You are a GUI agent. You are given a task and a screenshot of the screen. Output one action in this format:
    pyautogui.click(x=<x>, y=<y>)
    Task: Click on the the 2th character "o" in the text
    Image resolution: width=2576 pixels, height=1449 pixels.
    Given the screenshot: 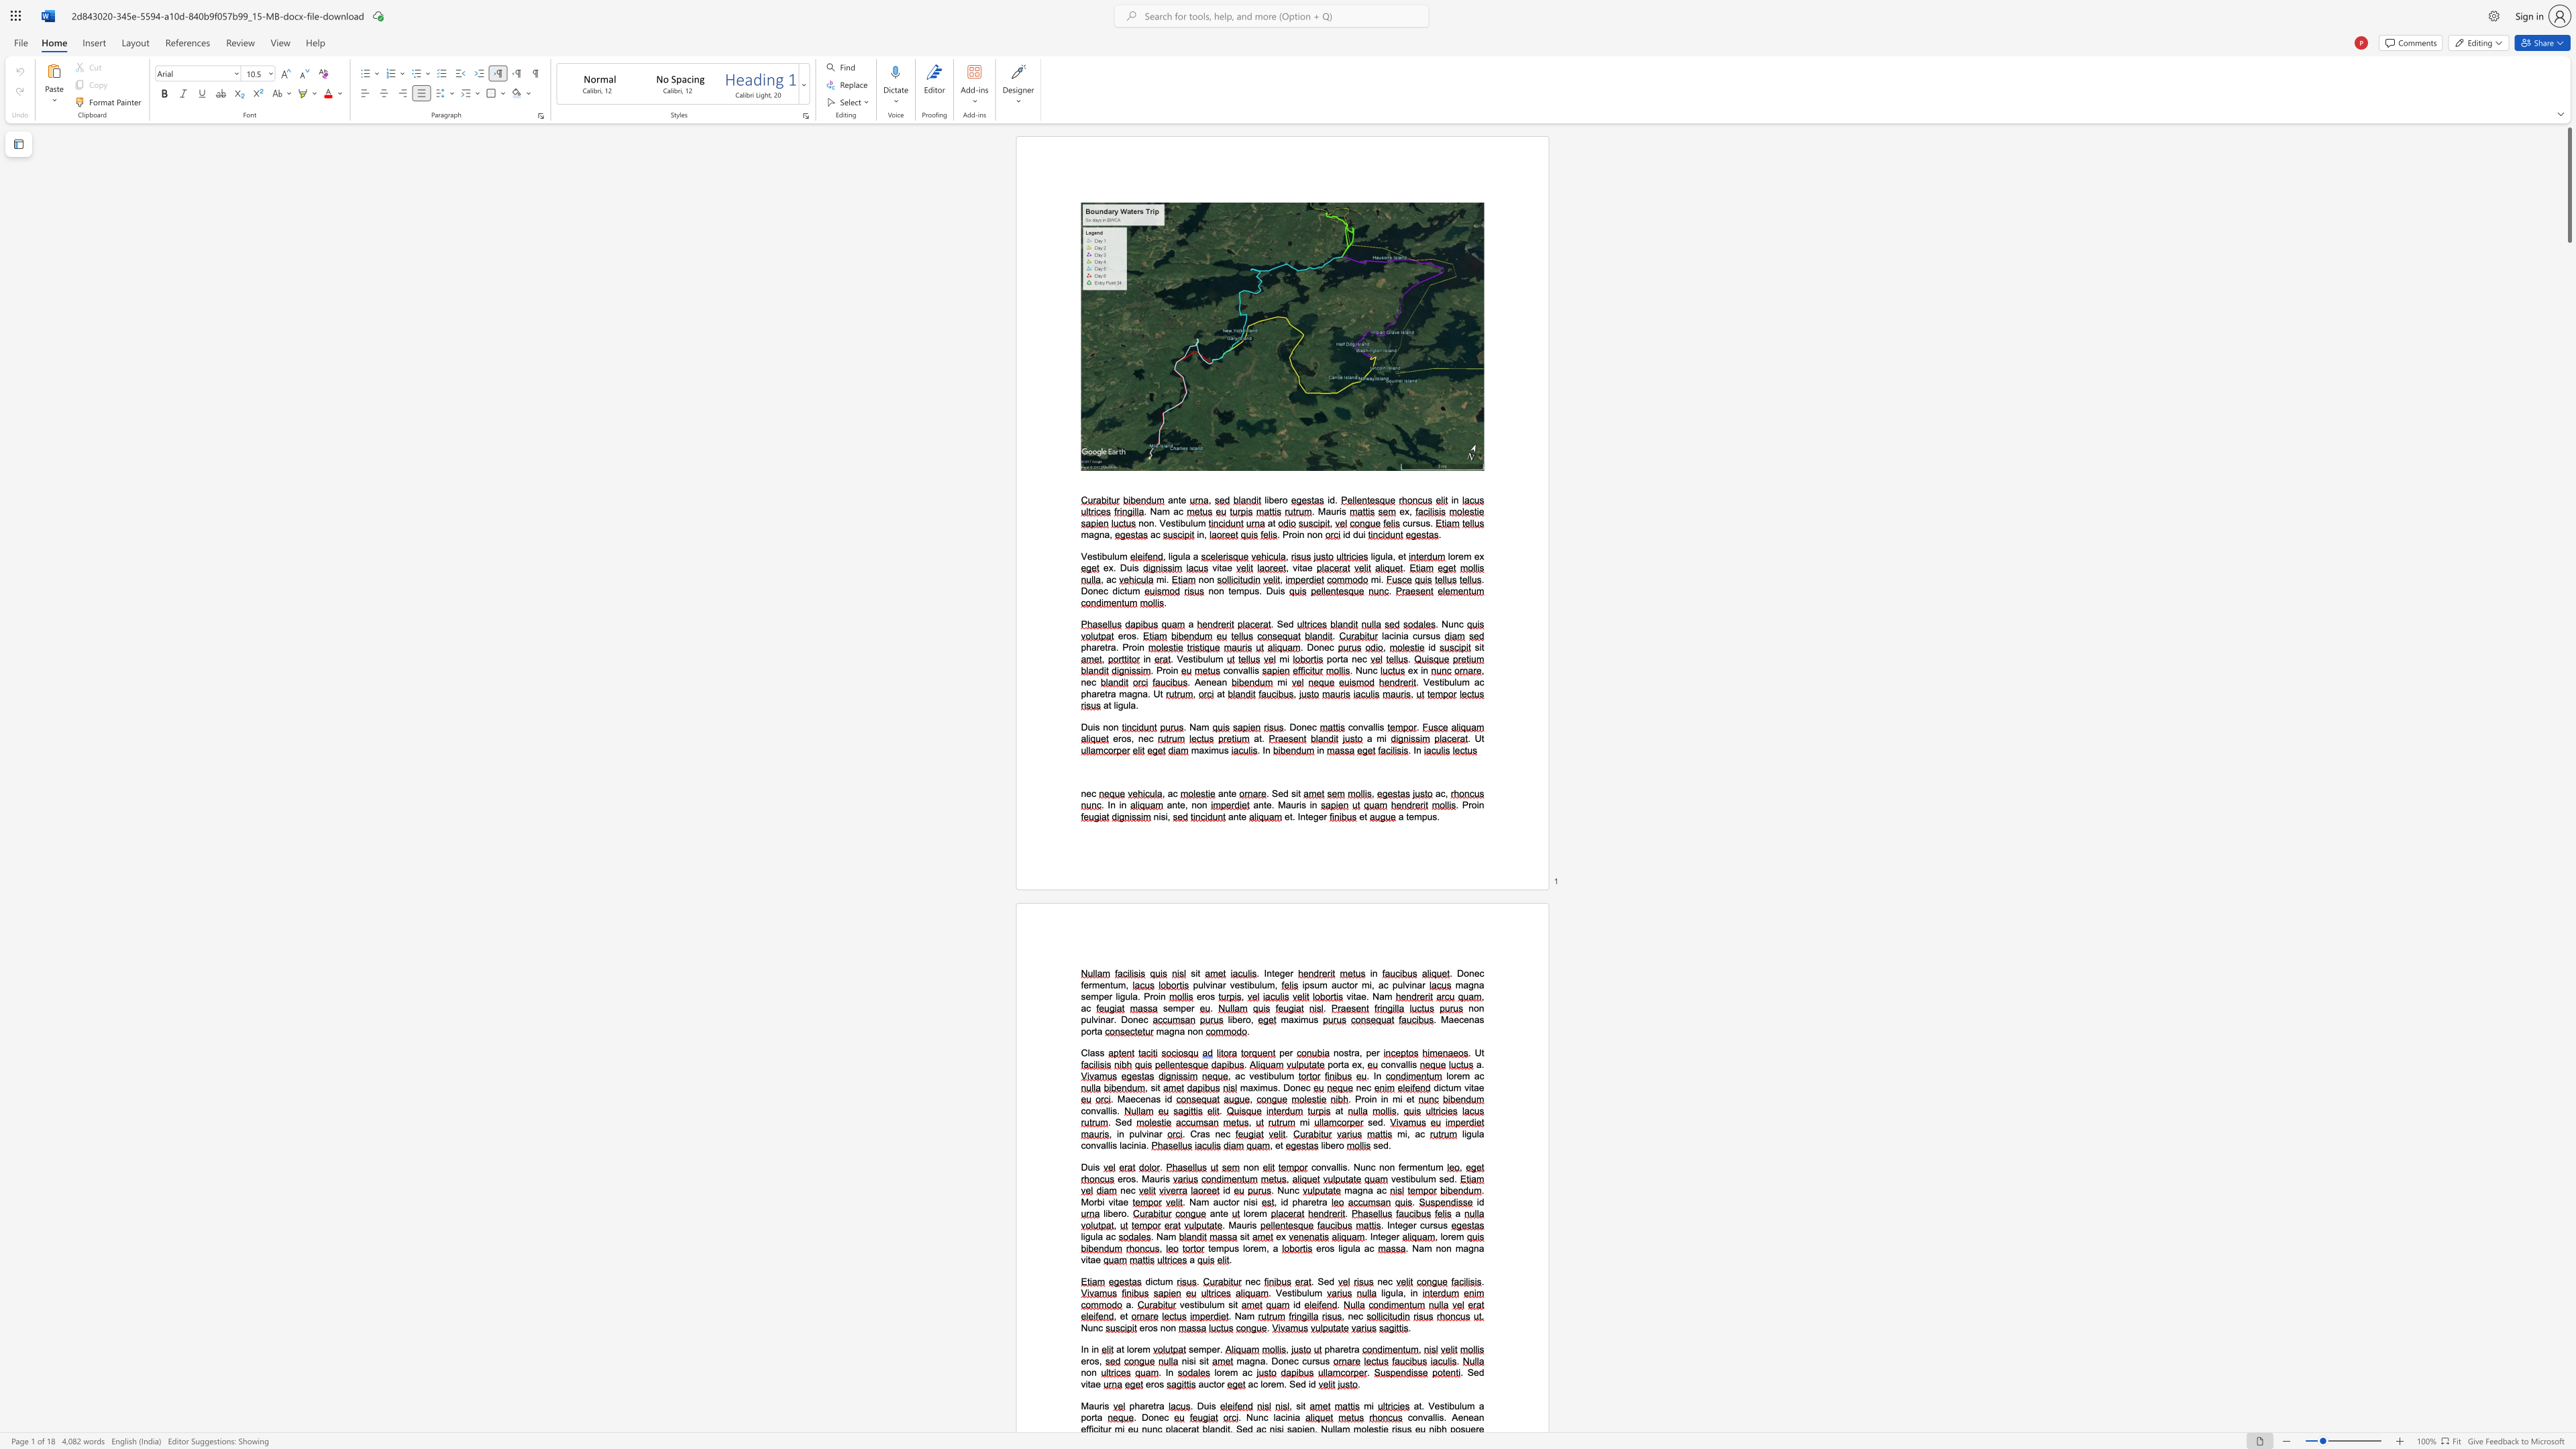 What is the action you would take?
    pyautogui.click(x=1167, y=1326)
    